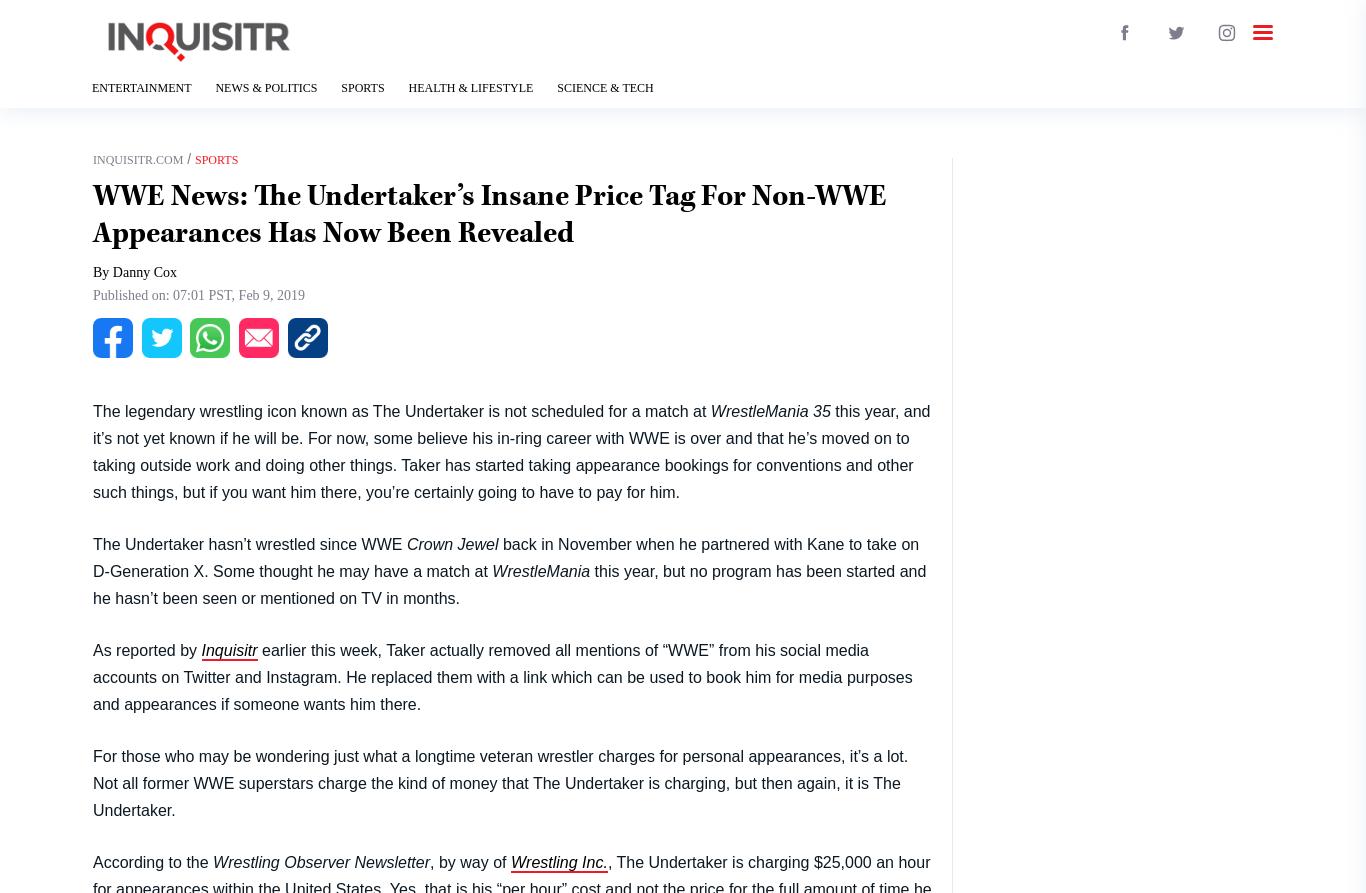  What do you see at coordinates (470, 860) in the screenshot?
I see `', by way of'` at bounding box center [470, 860].